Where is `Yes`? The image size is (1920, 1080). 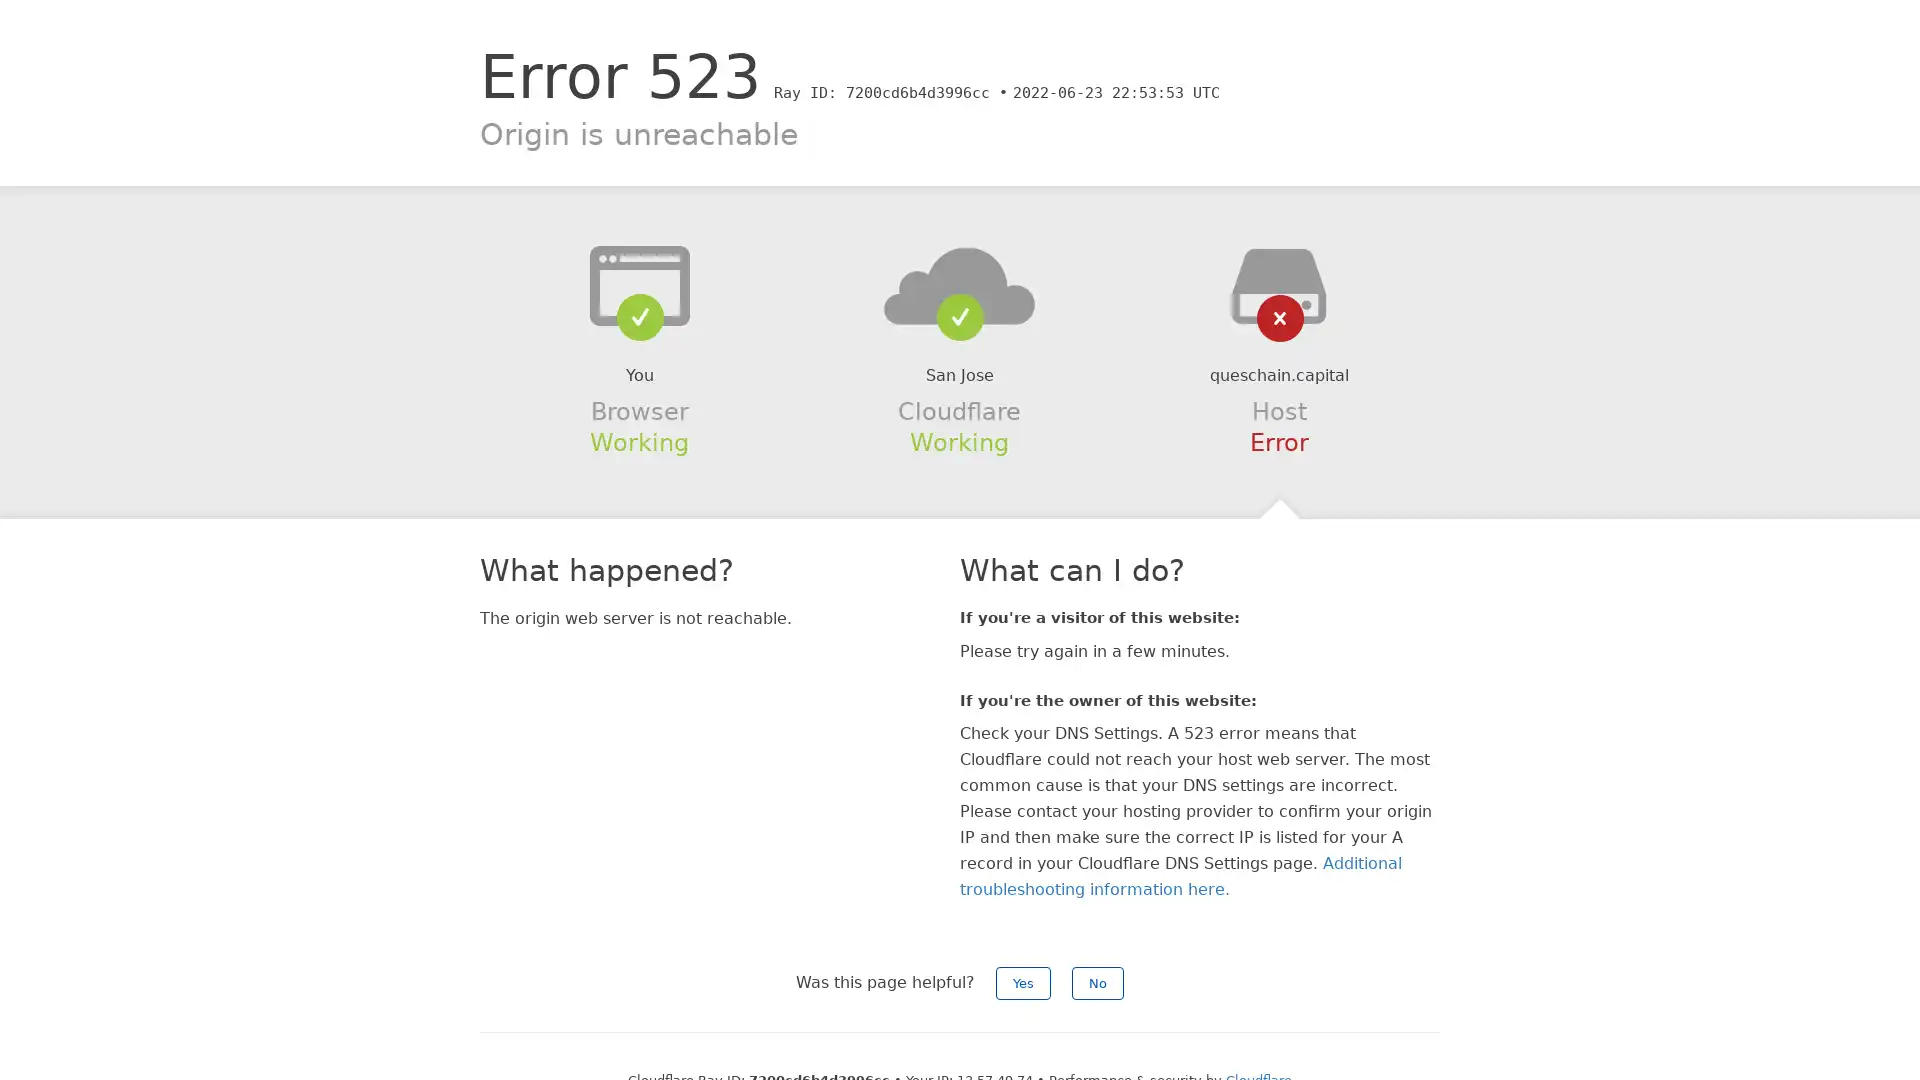
Yes is located at coordinates (1023, 982).